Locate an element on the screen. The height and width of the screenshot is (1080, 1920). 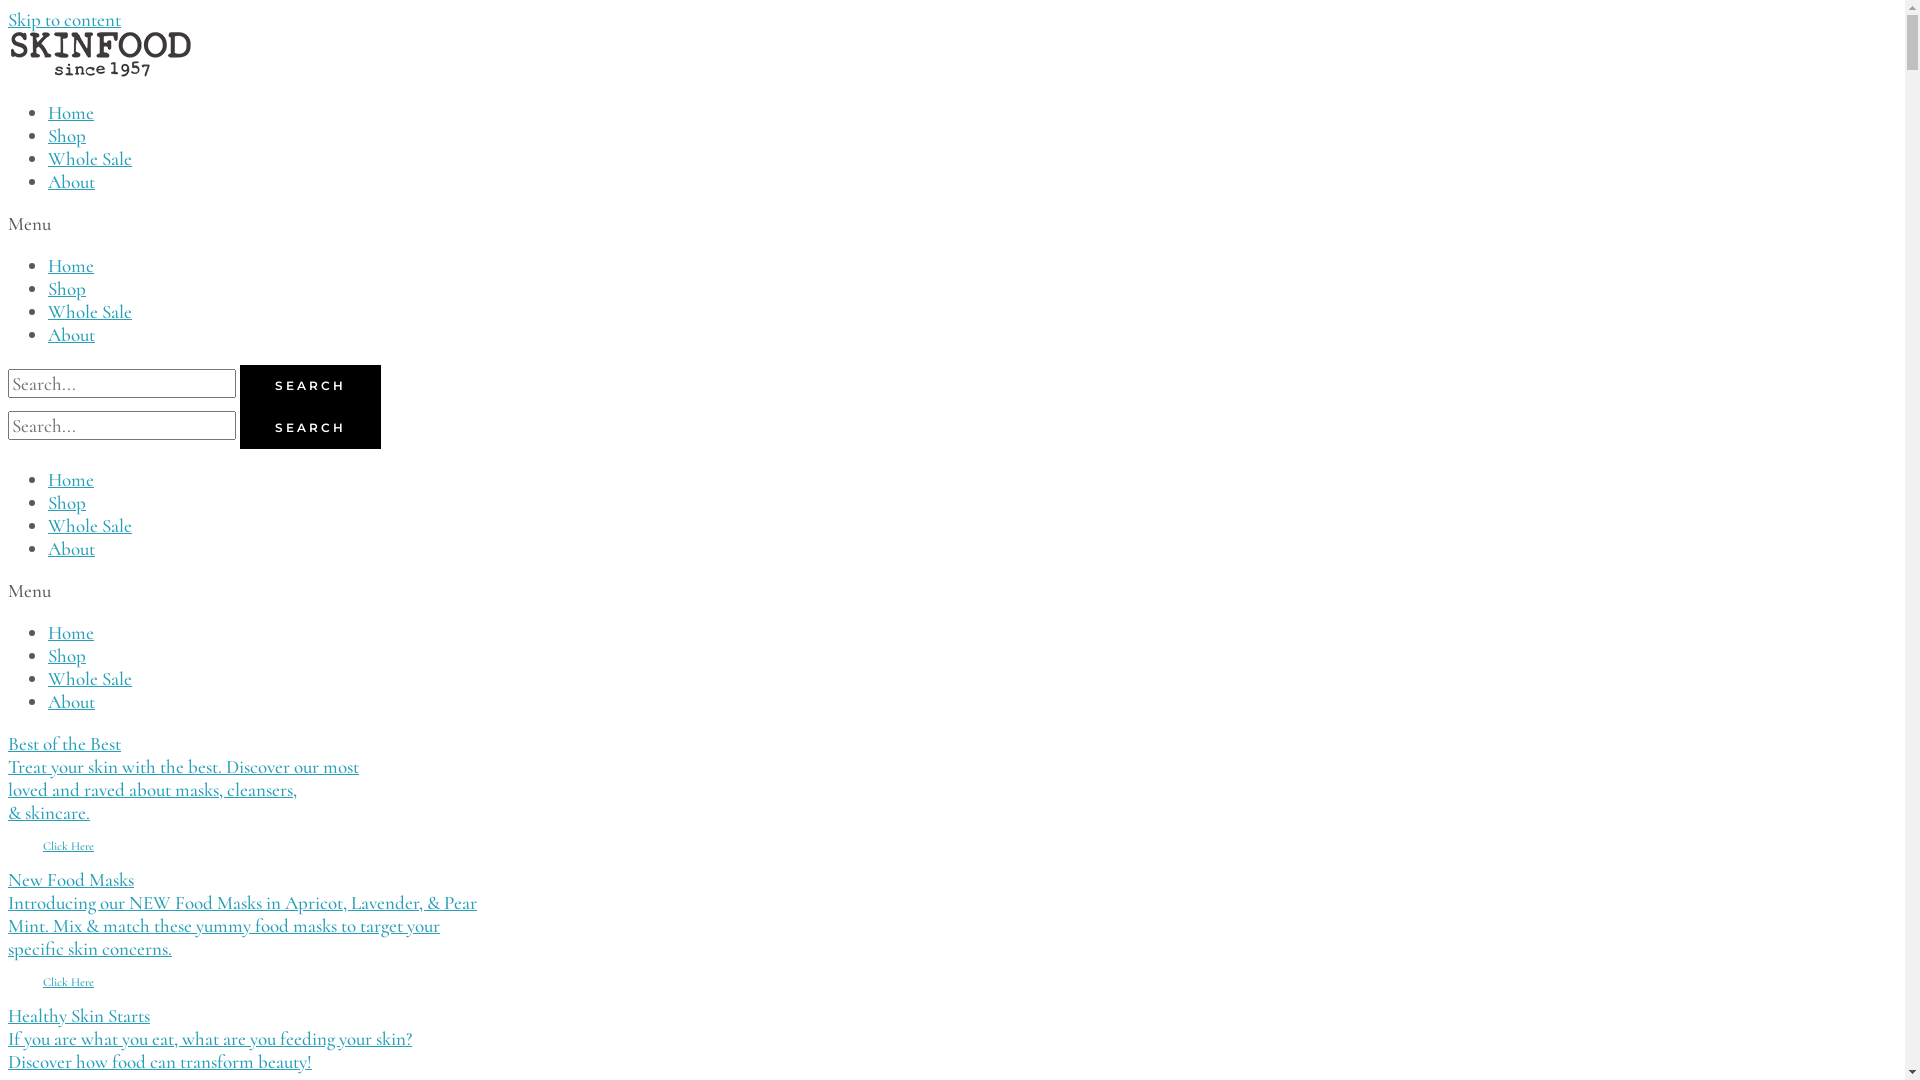
'Whole Sale' is located at coordinates (89, 524).